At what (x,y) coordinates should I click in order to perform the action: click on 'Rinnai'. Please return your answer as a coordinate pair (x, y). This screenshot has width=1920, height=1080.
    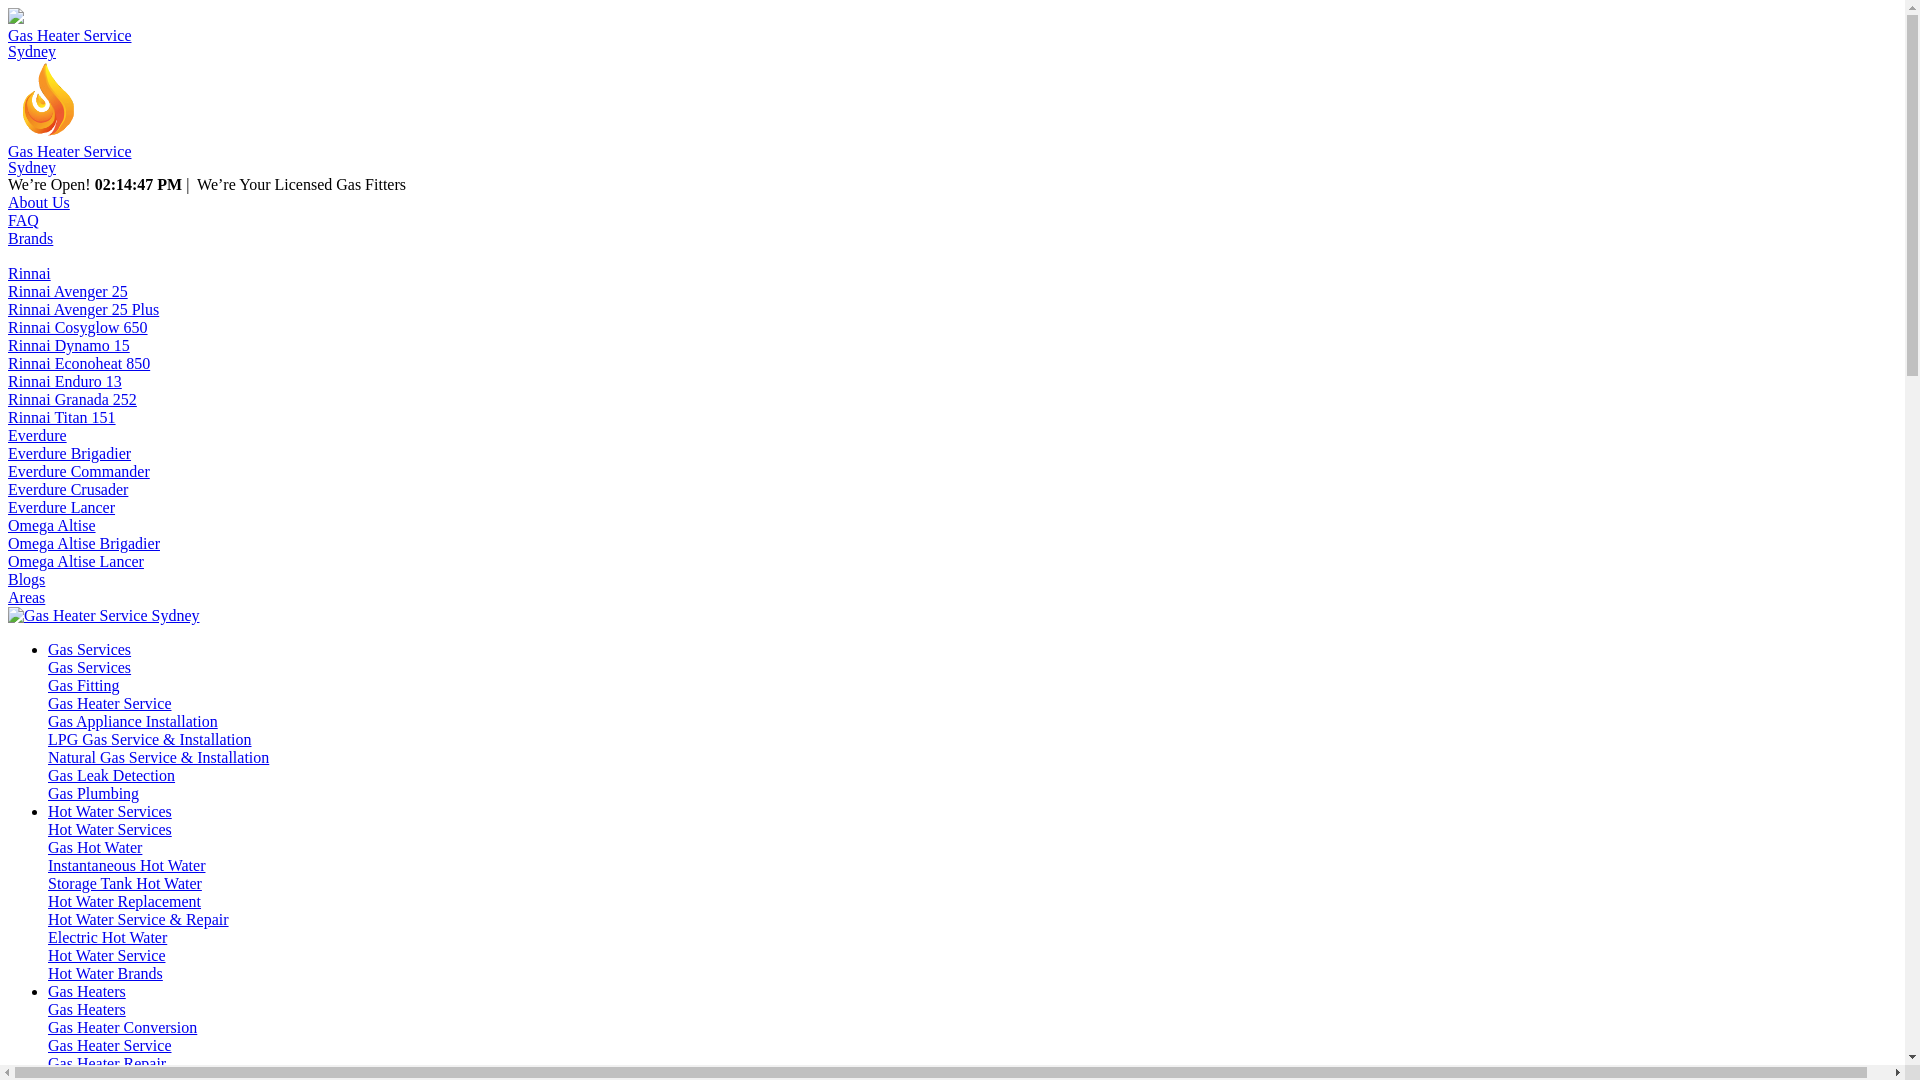
    Looking at the image, I should click on (29, 273).